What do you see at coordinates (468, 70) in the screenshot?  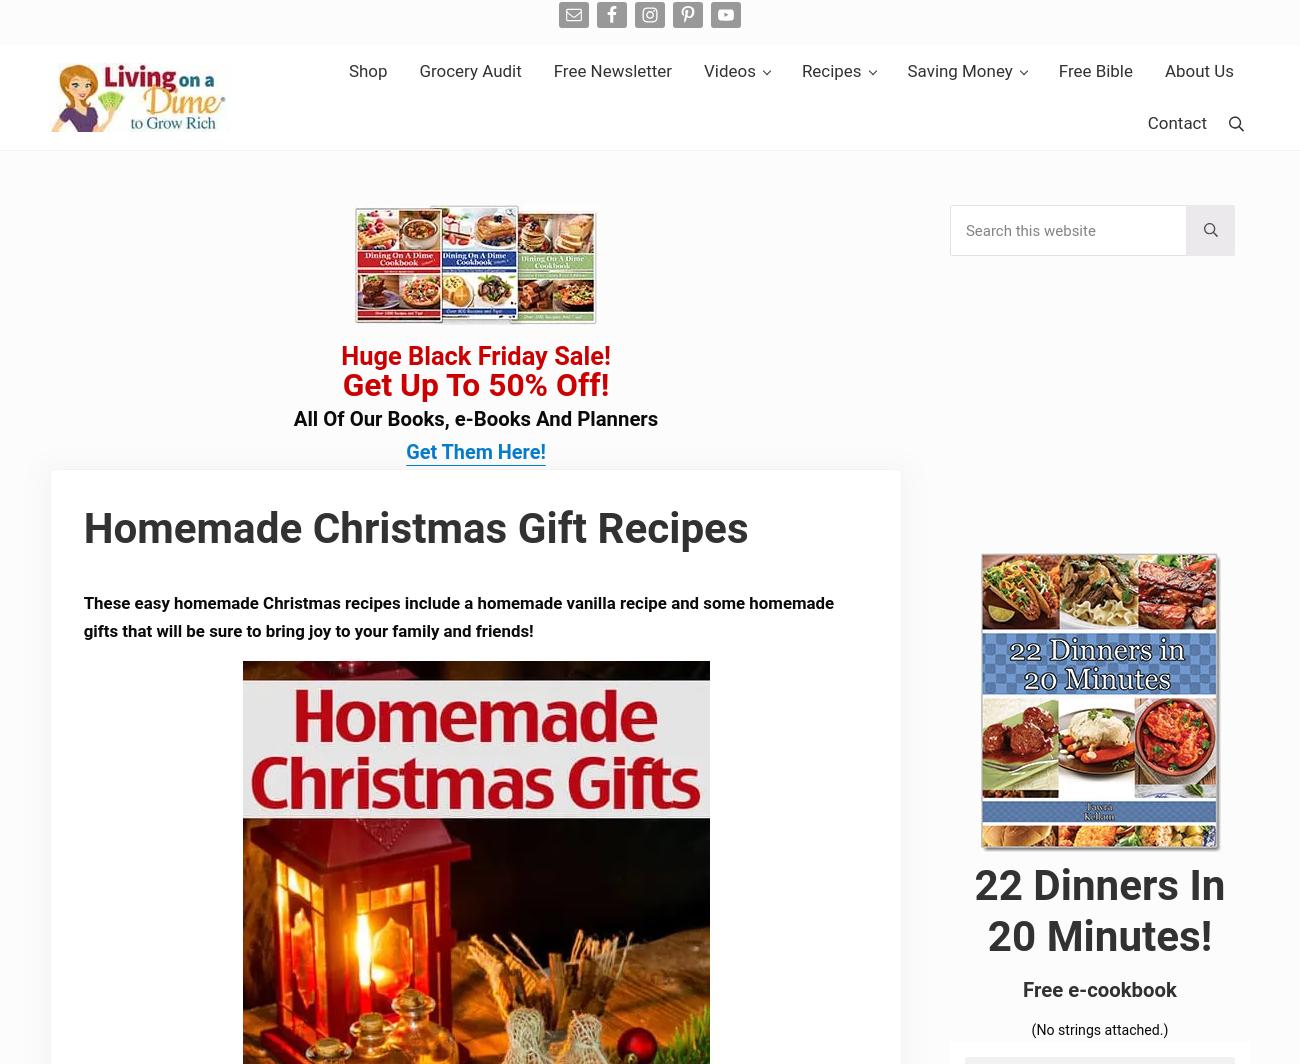 I see `'Grocery Audit'` at bounding box center [468, 70].